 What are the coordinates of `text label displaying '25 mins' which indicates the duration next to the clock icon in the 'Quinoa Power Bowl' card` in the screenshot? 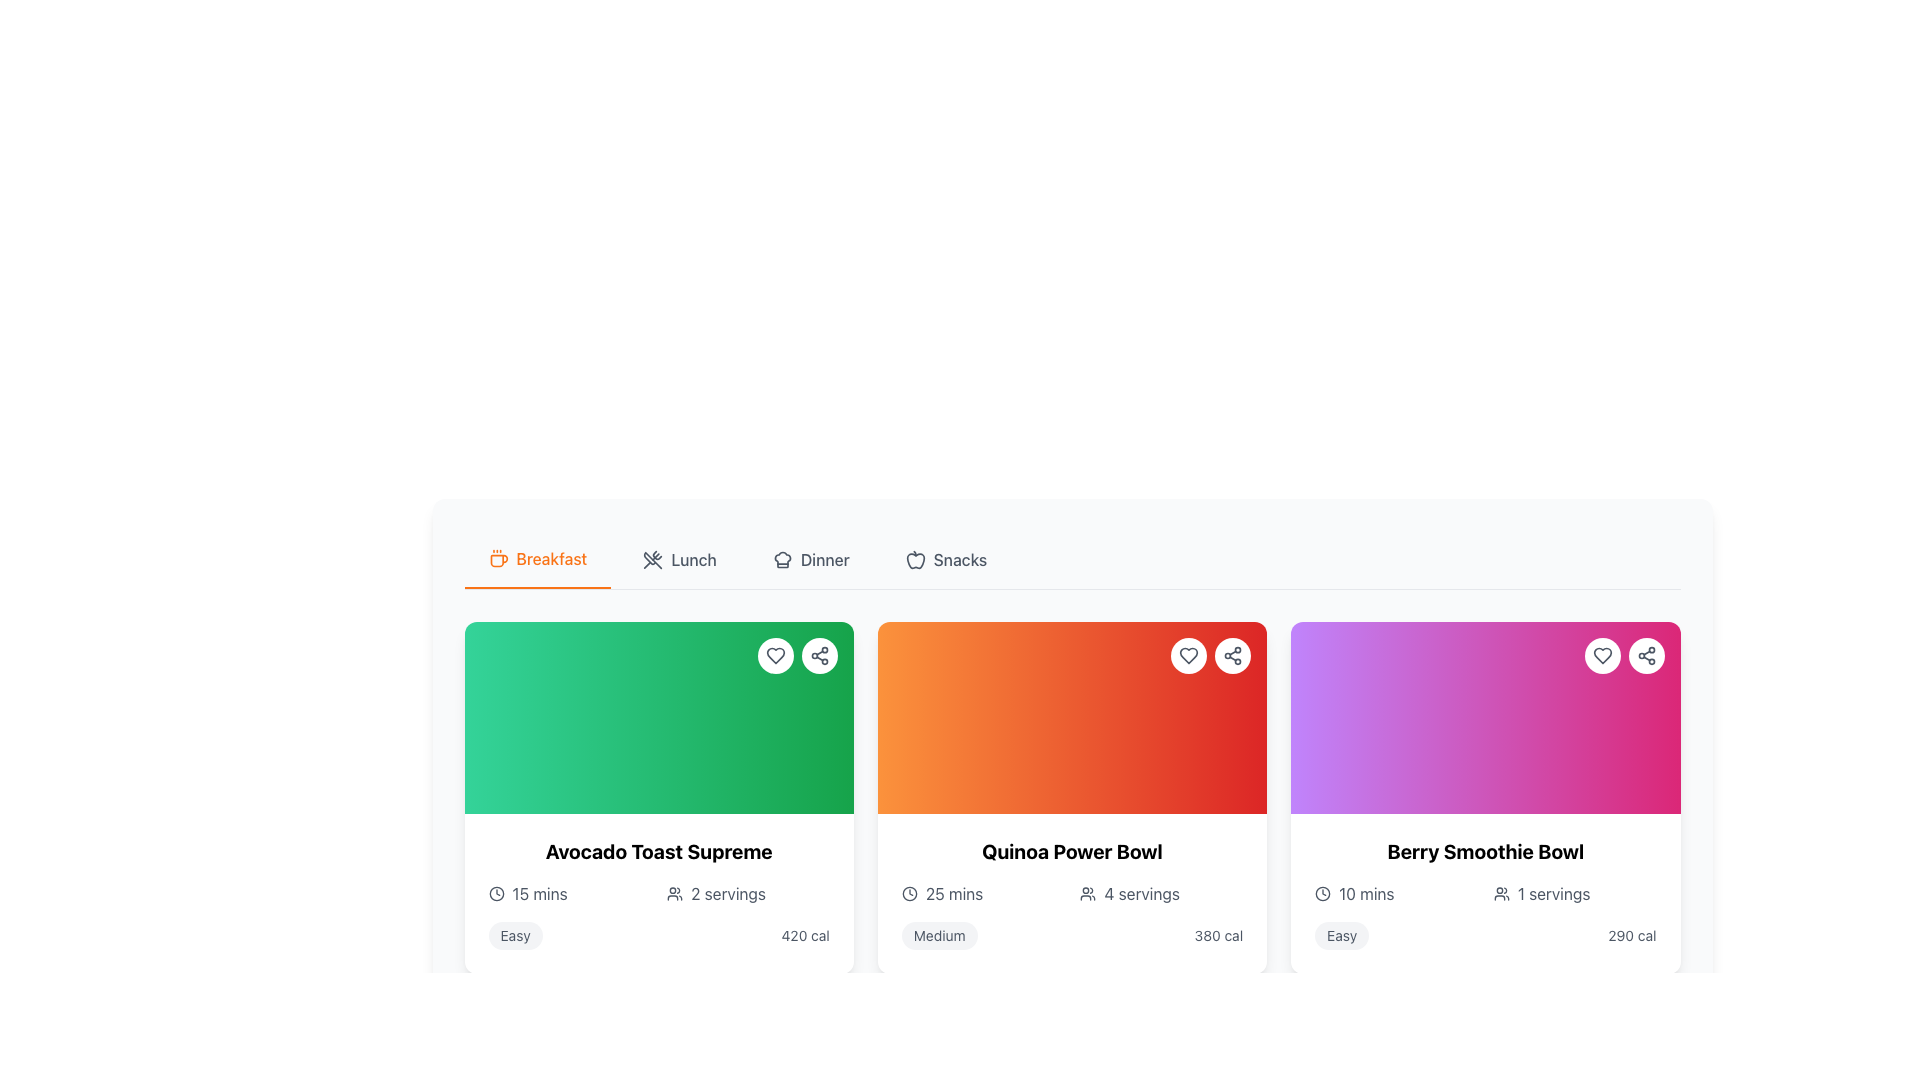 It's located at (953, 893).